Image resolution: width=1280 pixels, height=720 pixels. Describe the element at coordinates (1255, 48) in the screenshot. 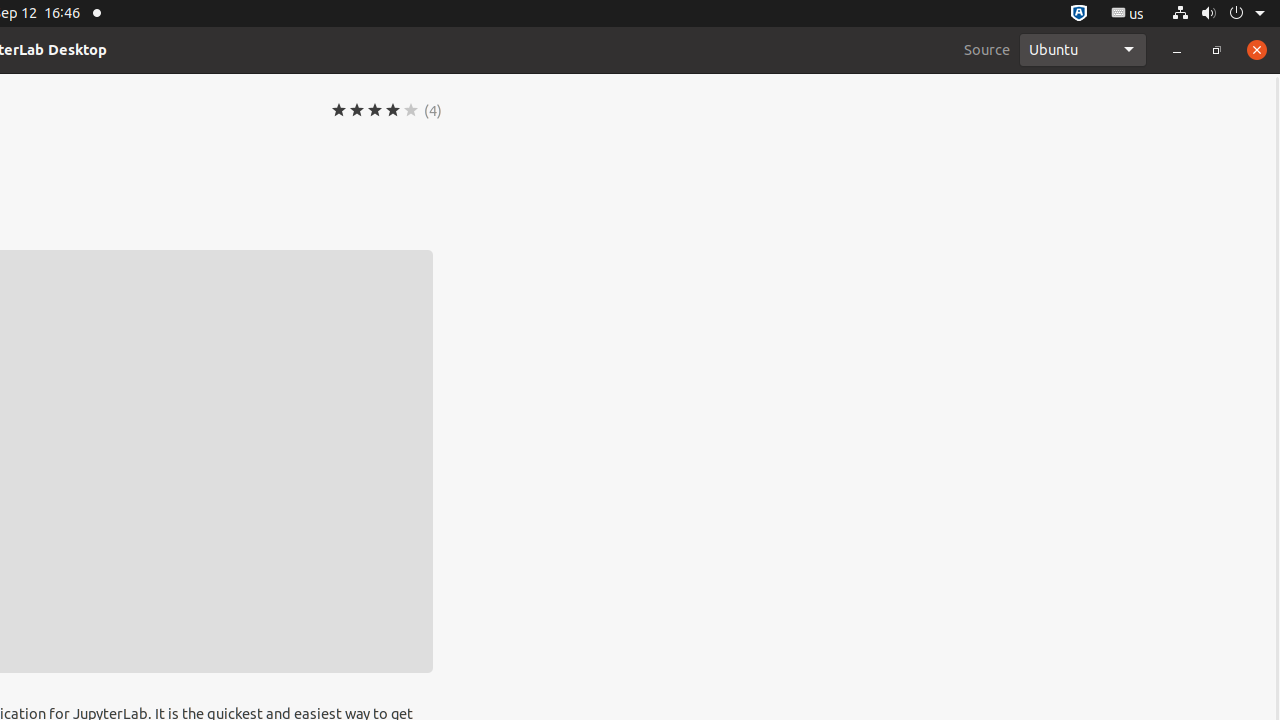

I see `'Close'` at that location.